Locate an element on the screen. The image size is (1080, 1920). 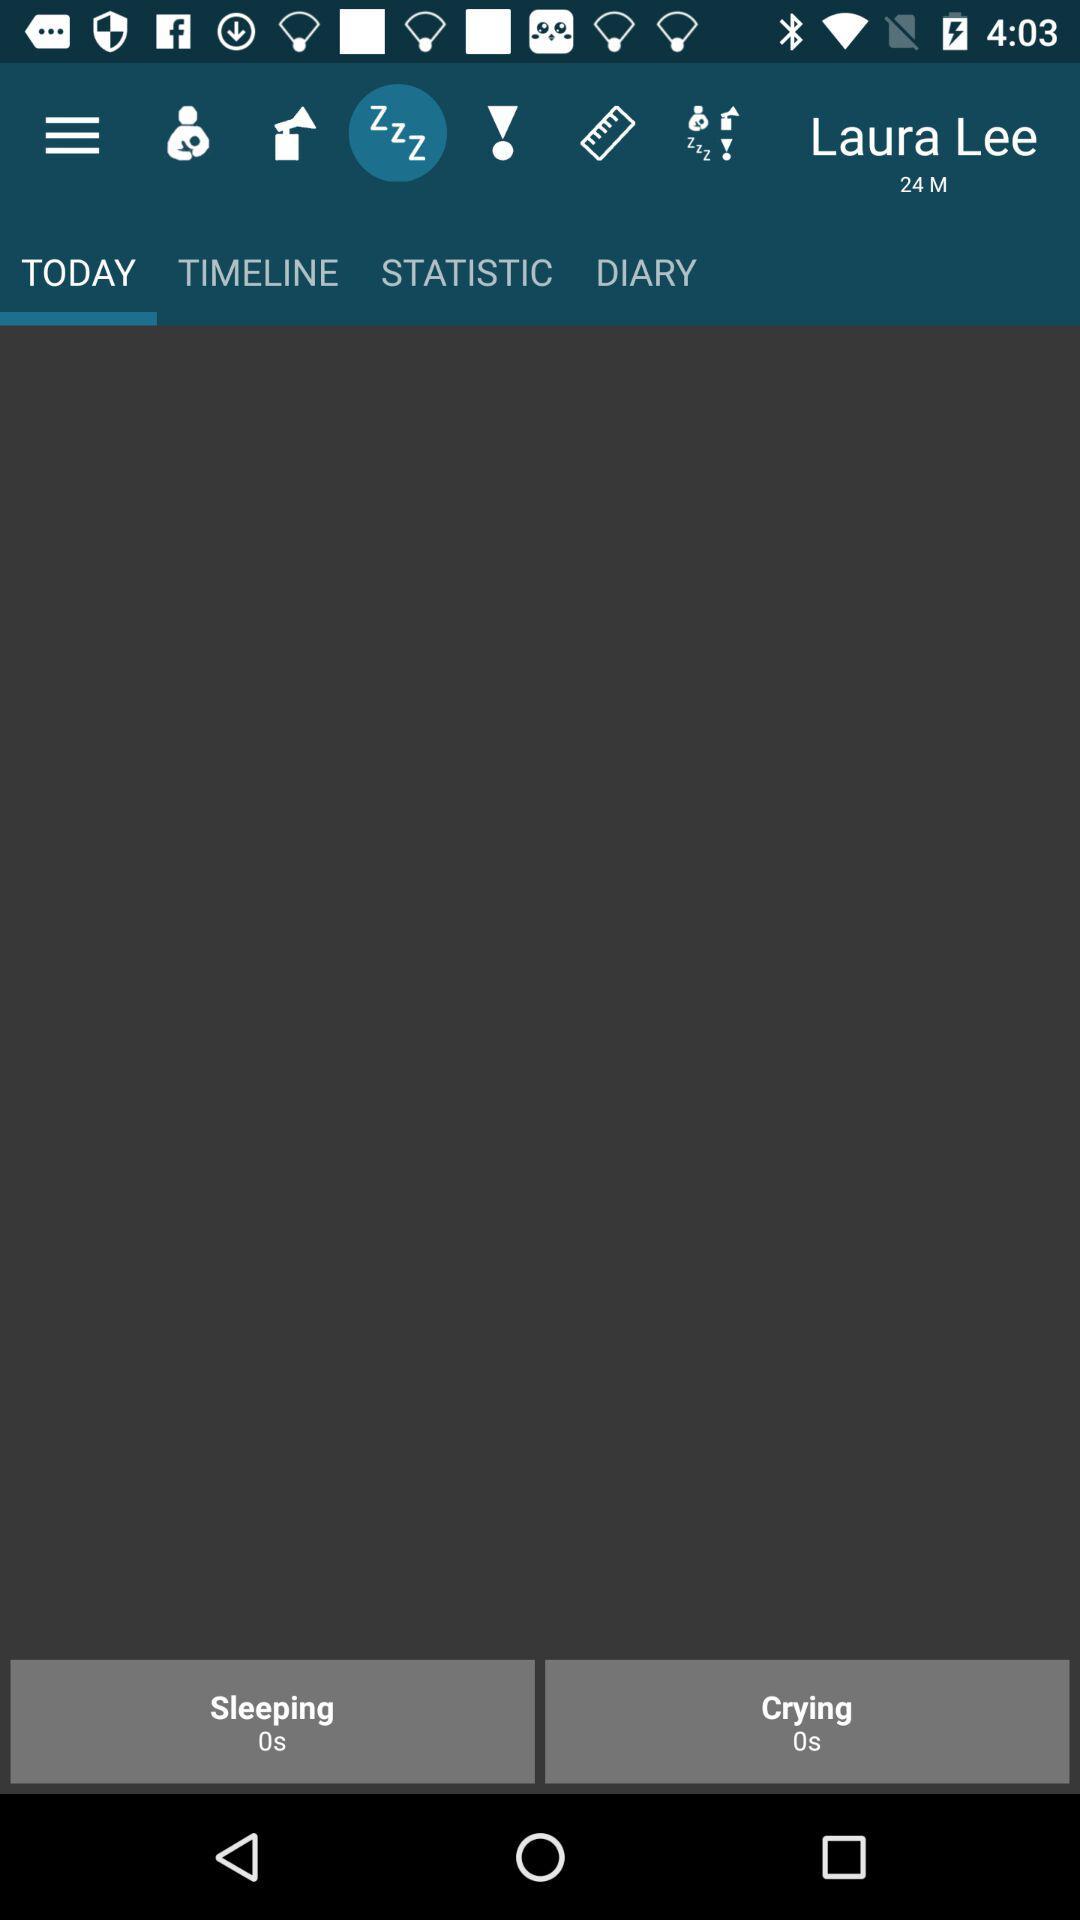
item to the right of sleeping is located at coordinates (806, 1720).